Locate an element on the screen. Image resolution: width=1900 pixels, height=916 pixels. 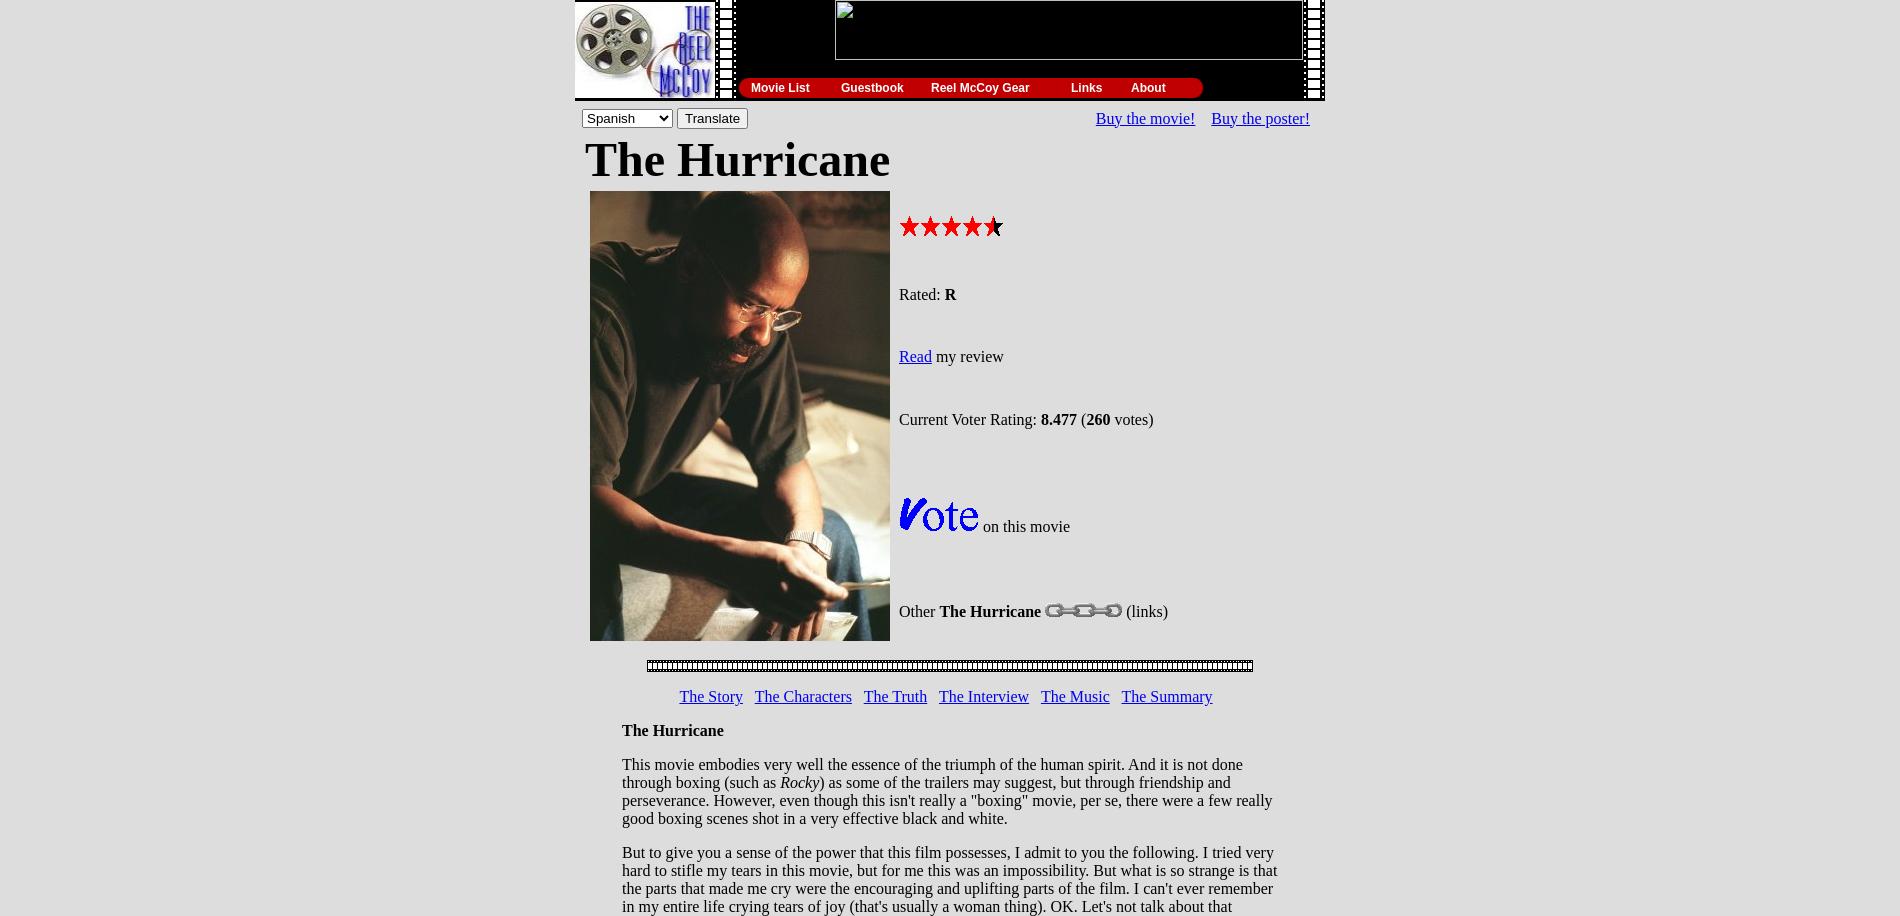
'Movie List' is located at coordinates (778, 86).